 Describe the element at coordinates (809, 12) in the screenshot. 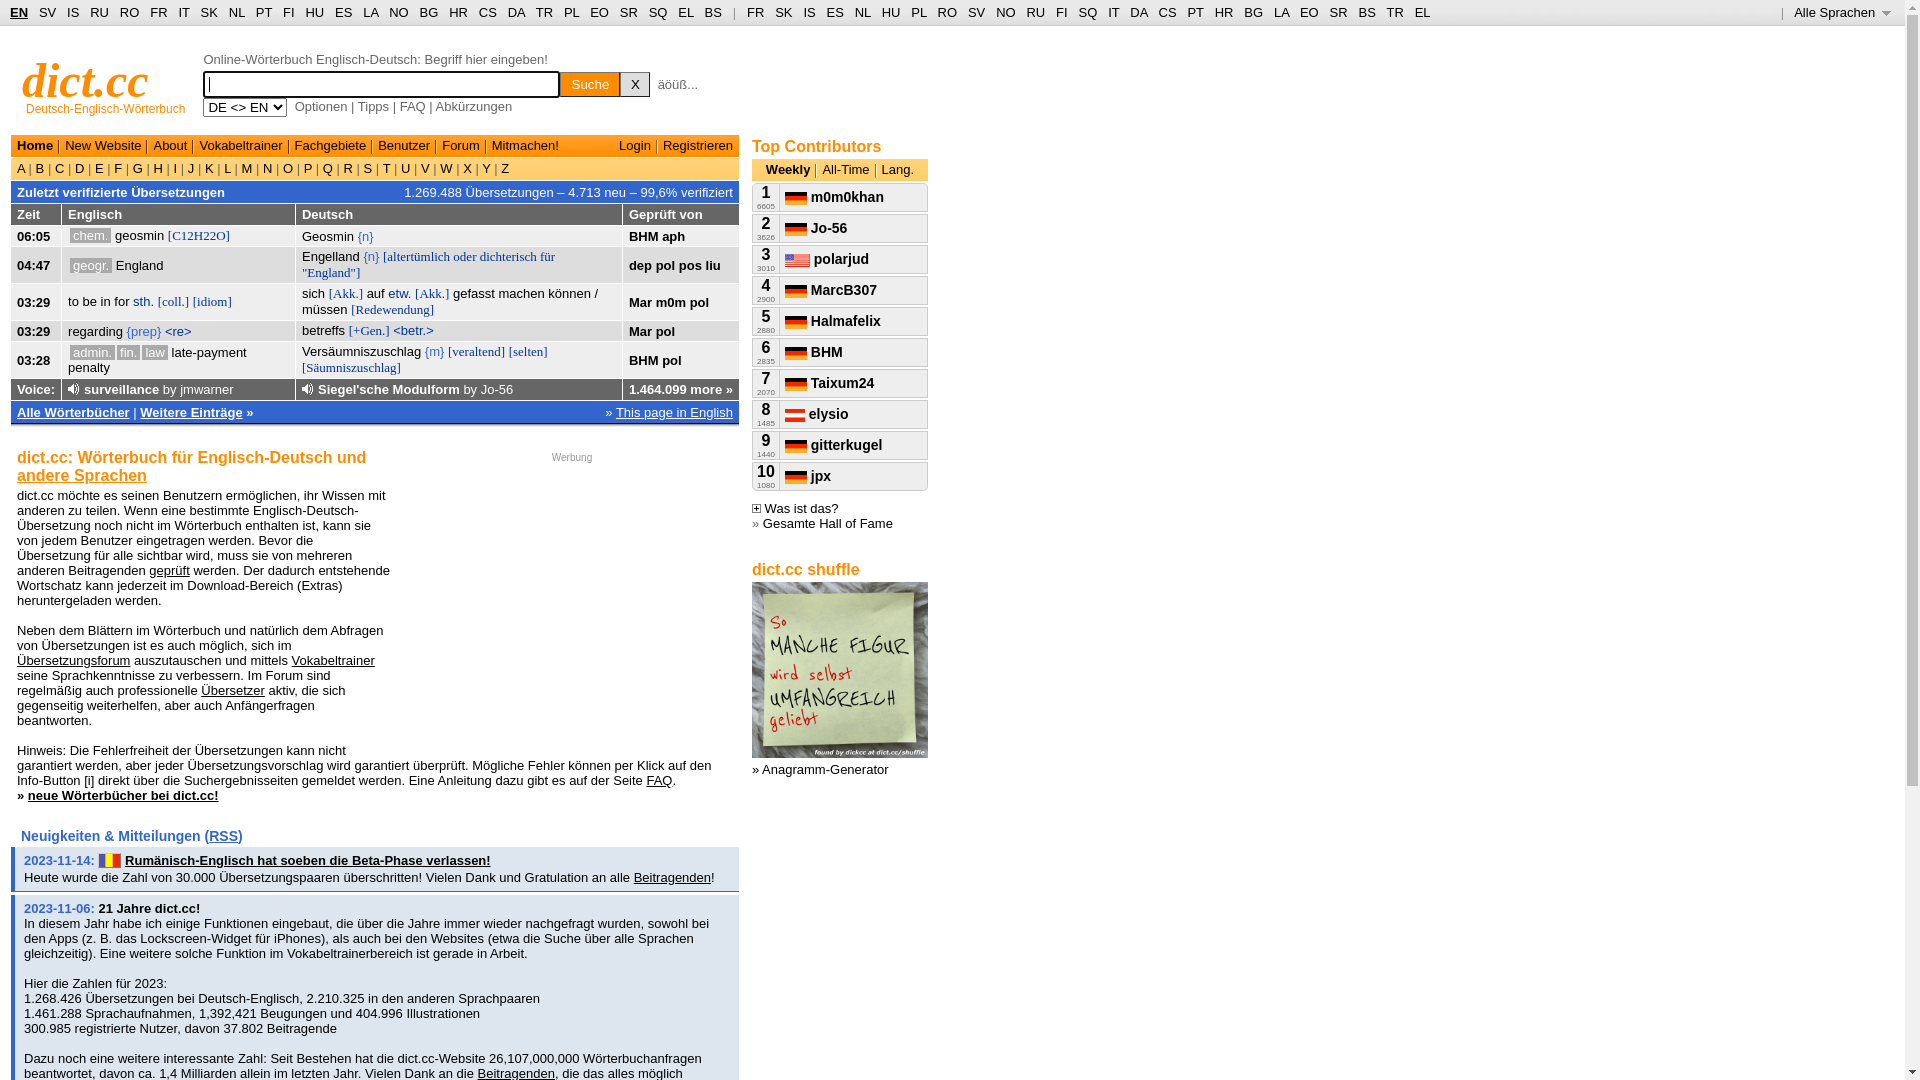

I see `'IS'` at that location.